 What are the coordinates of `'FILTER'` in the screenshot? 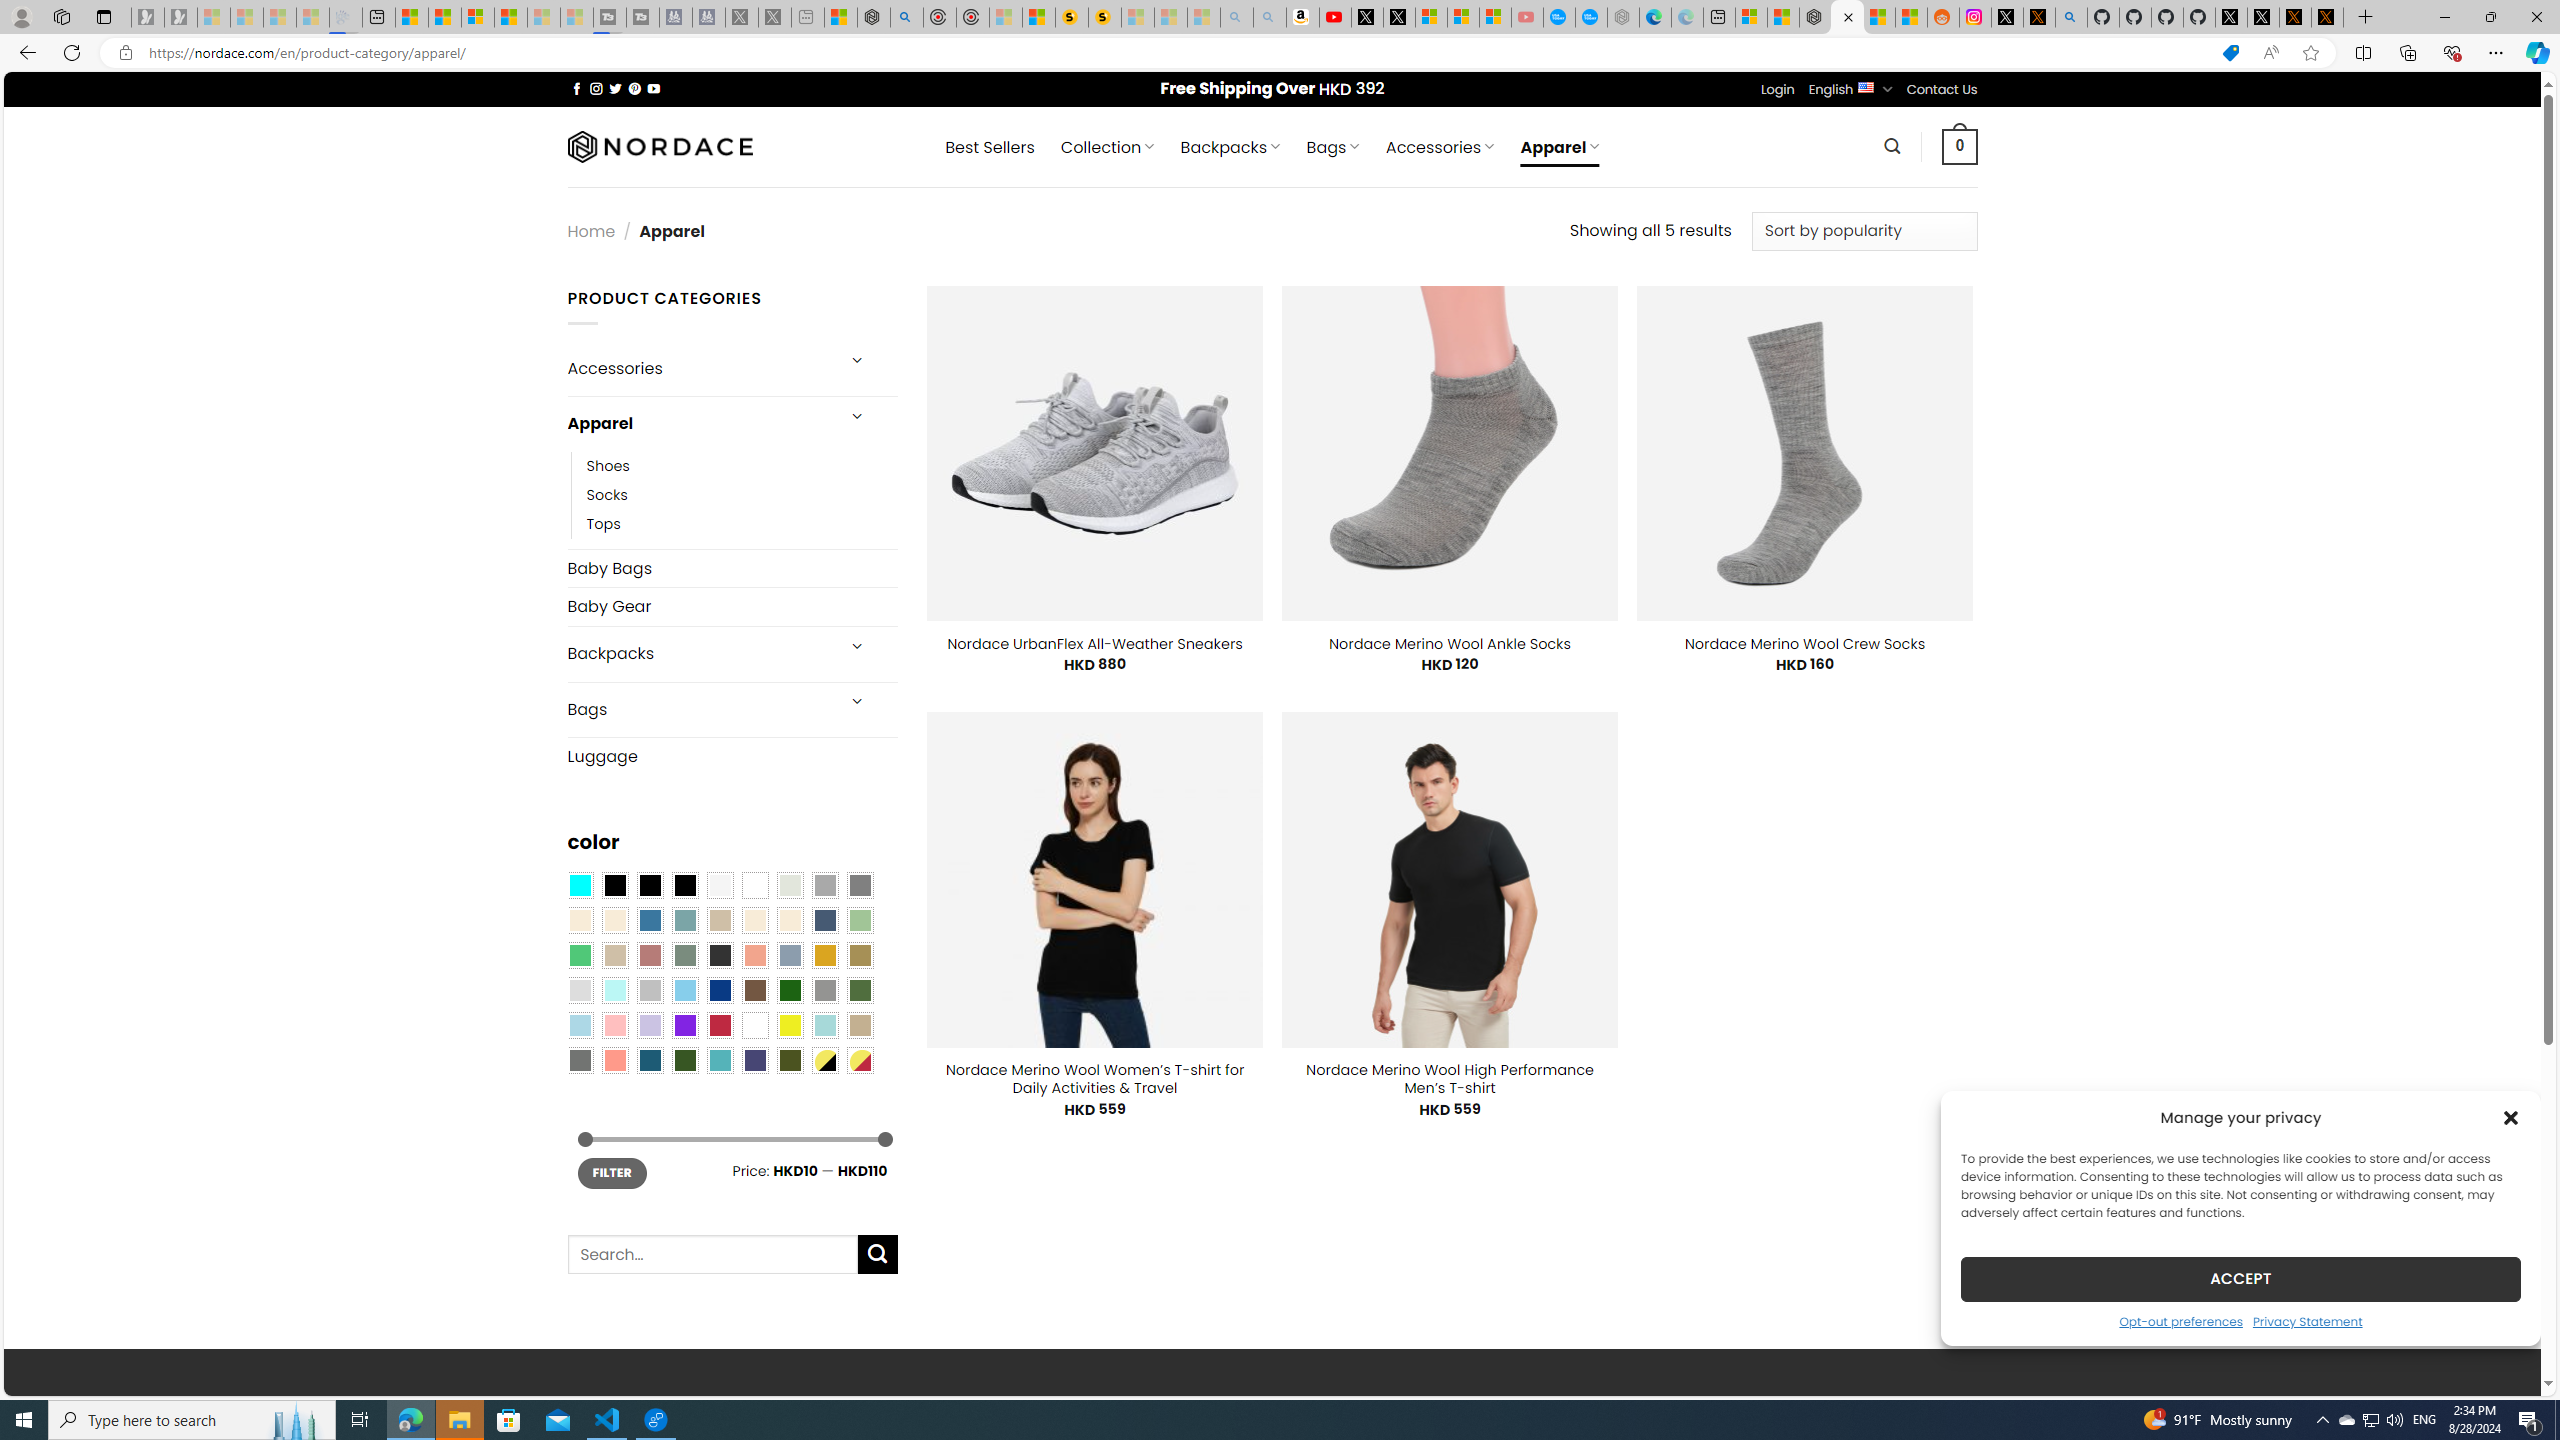 It's located at (611, 1172).